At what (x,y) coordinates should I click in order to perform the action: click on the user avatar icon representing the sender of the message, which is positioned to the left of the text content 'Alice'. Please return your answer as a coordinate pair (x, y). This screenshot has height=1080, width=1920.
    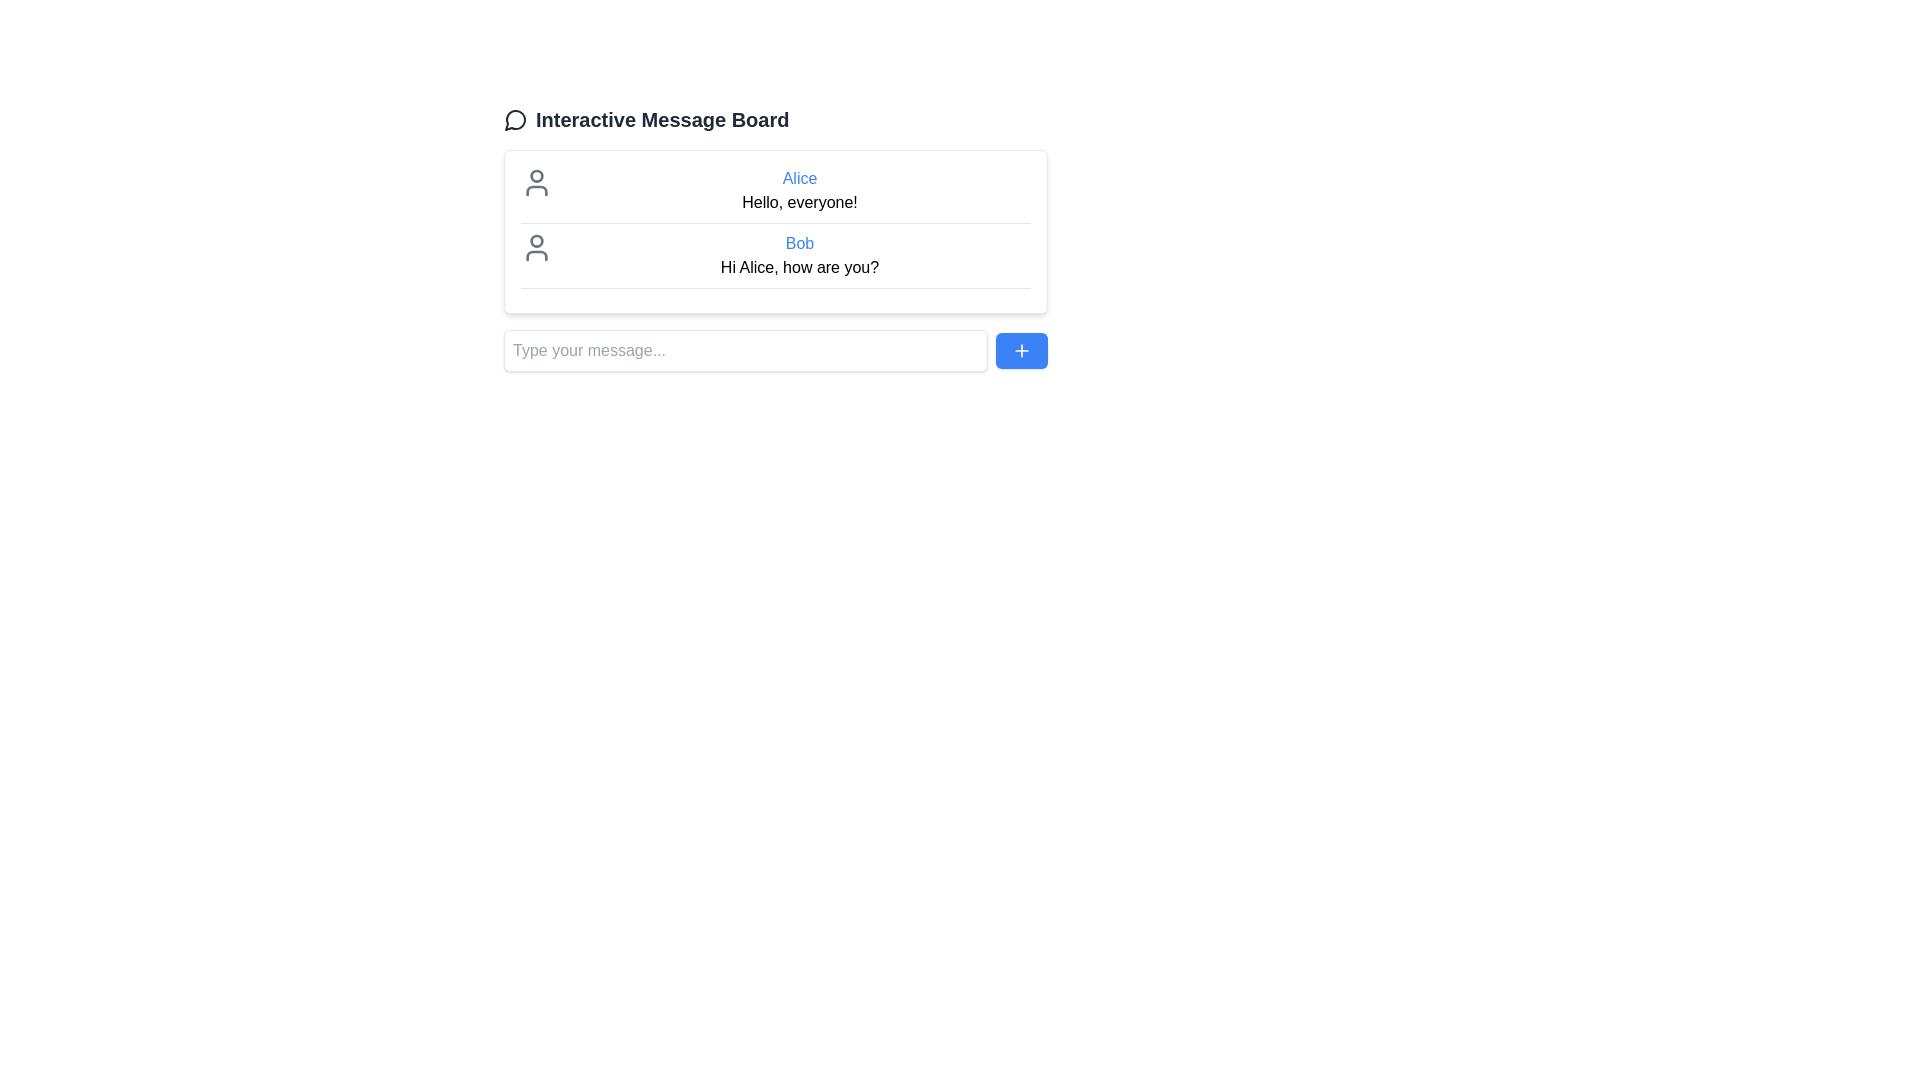
    Looking at the image, I should click on (537, 182).